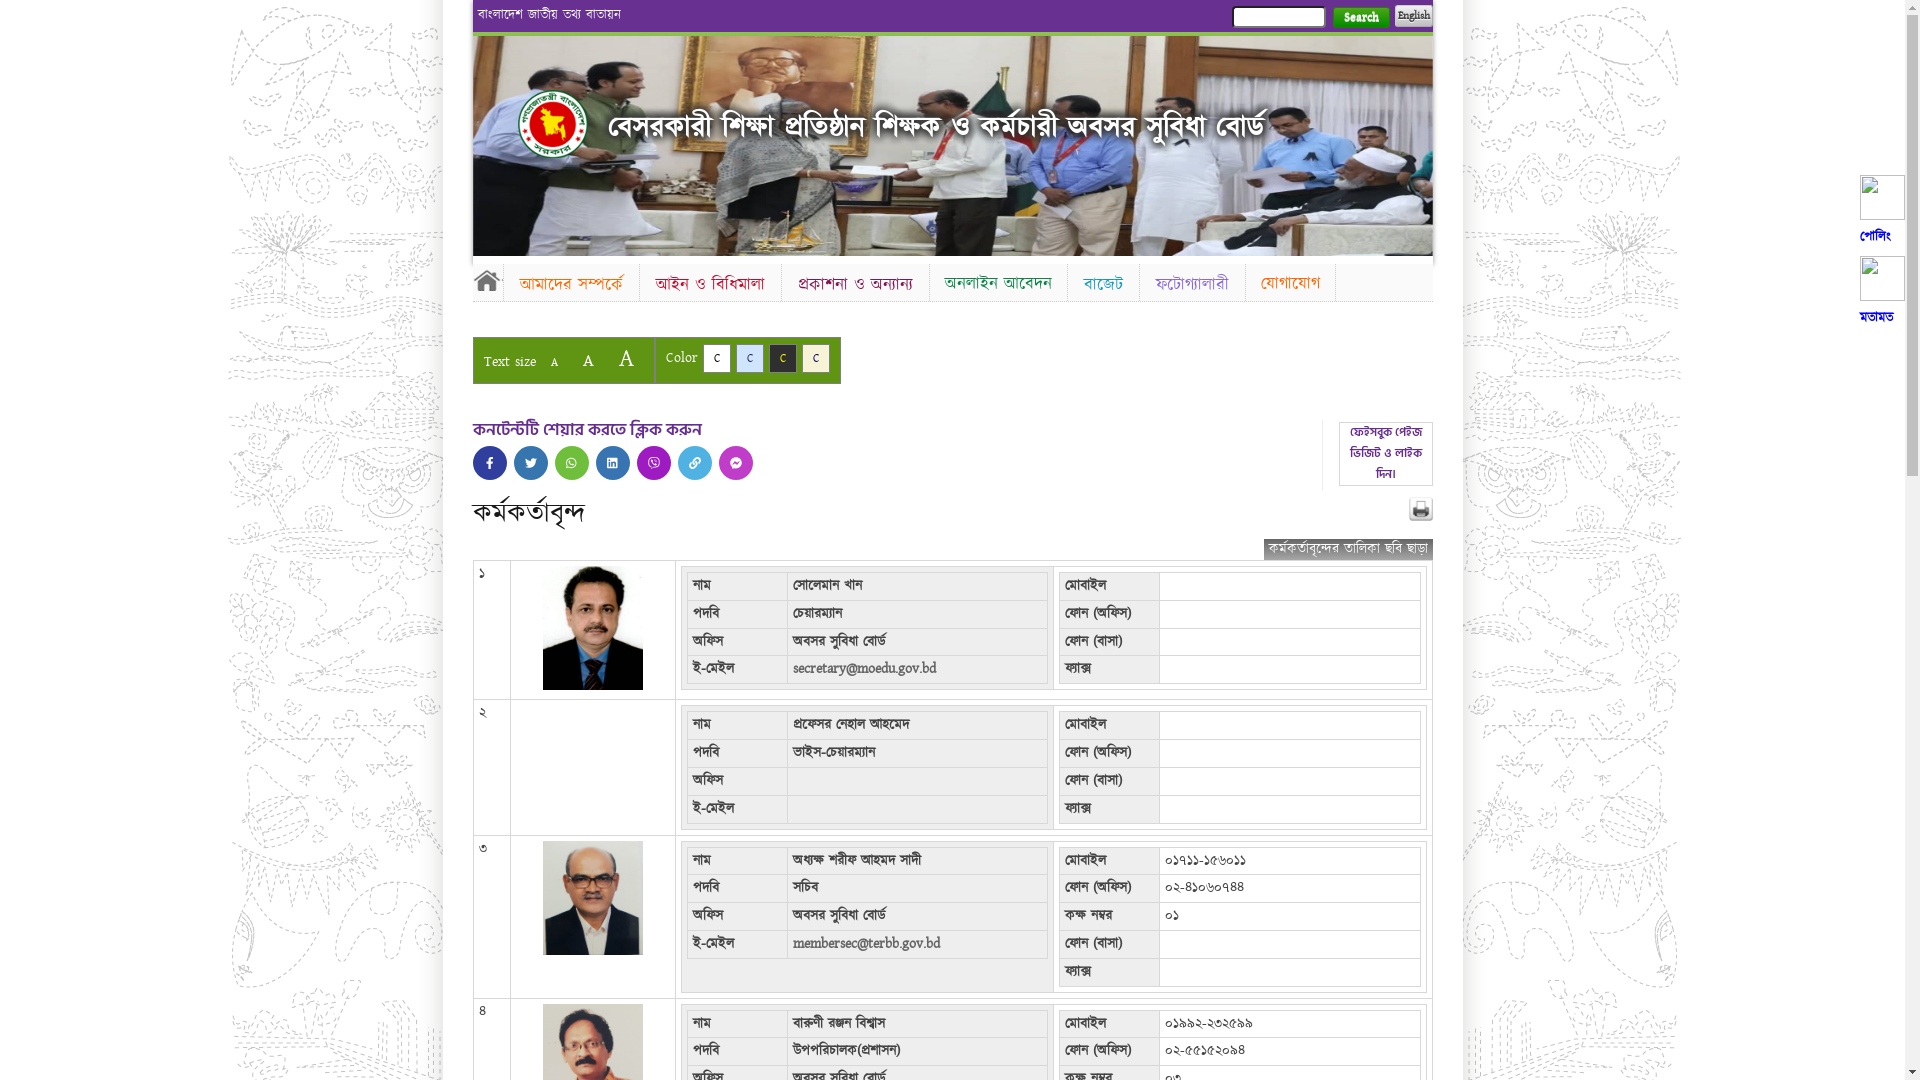 This screenshot has width=1920, height=1080. I want to click on 'membersec@terbb.gov.bd', so click(866, 944).